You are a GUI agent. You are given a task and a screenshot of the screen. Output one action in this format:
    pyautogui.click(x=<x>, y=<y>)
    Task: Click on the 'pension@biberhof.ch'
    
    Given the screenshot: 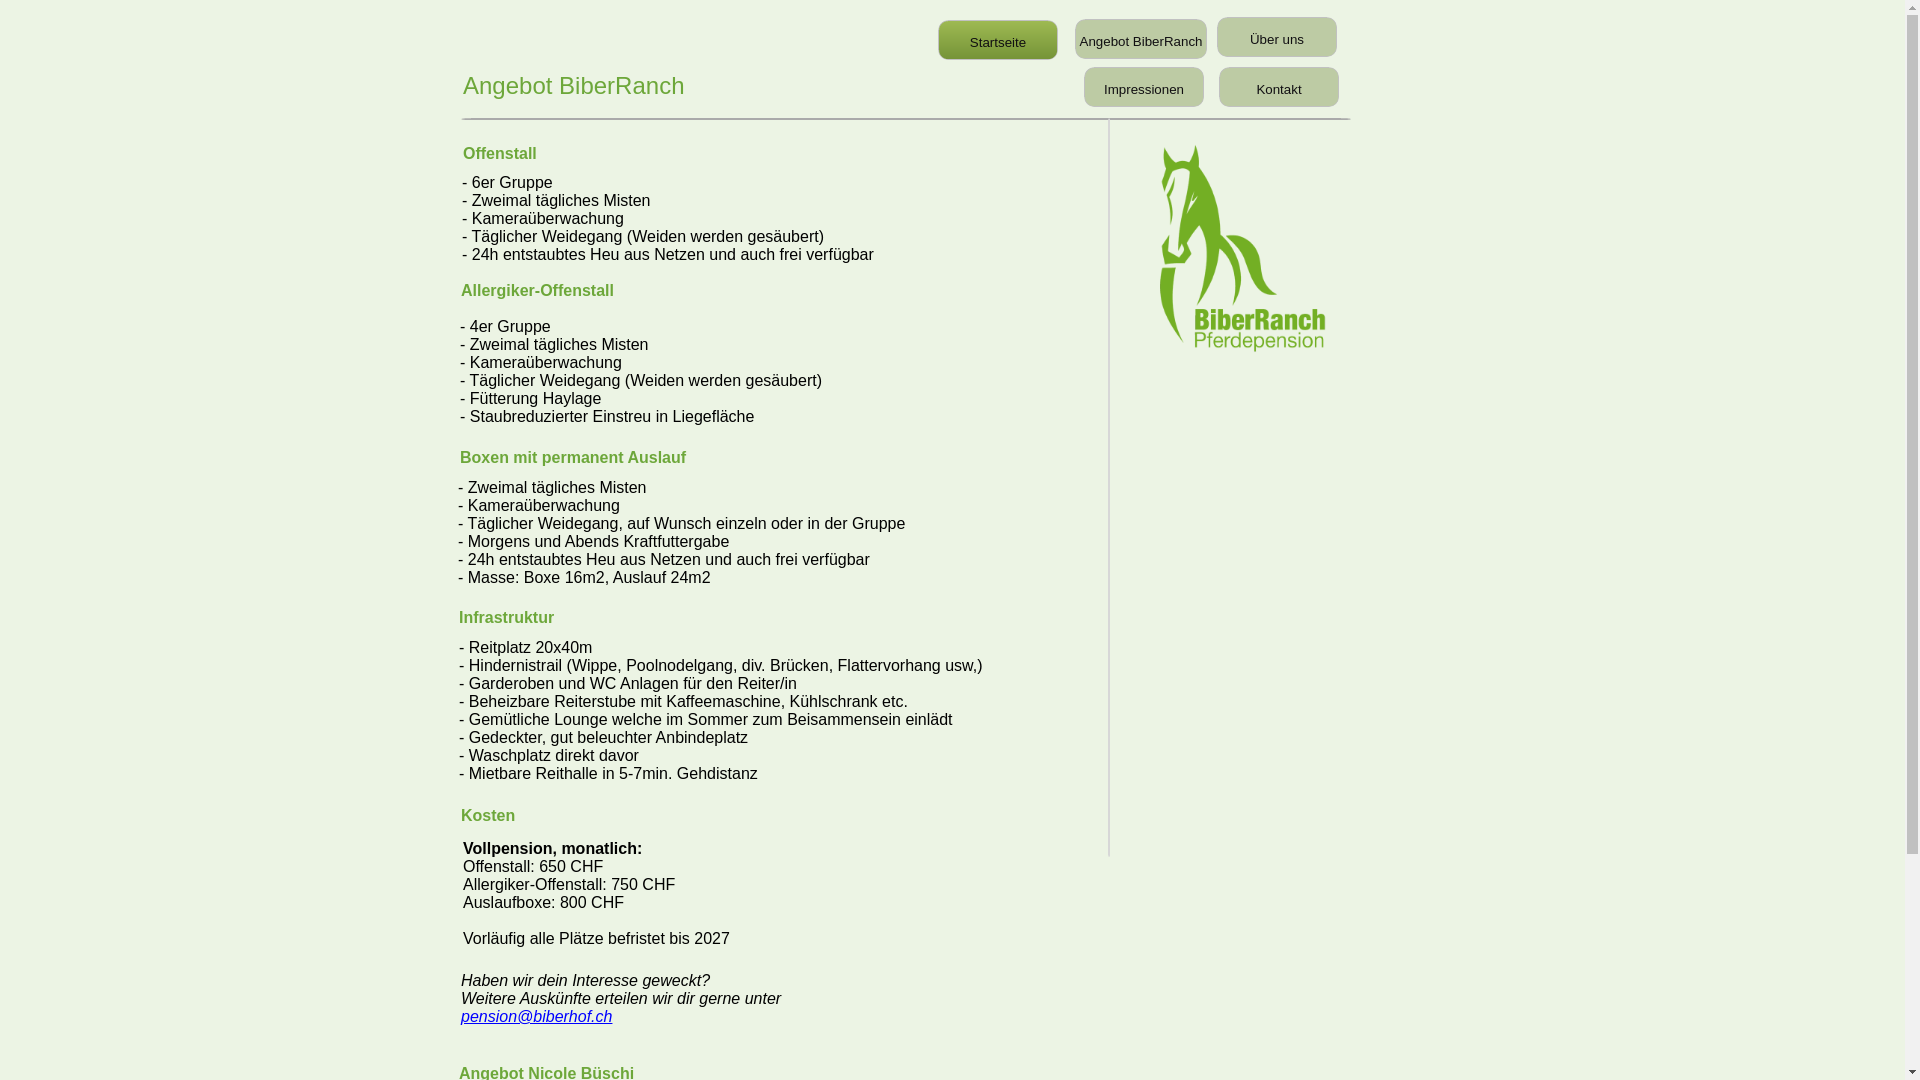 What is the action you would take?
    pyautogui.click(x=536, y=1016)
    